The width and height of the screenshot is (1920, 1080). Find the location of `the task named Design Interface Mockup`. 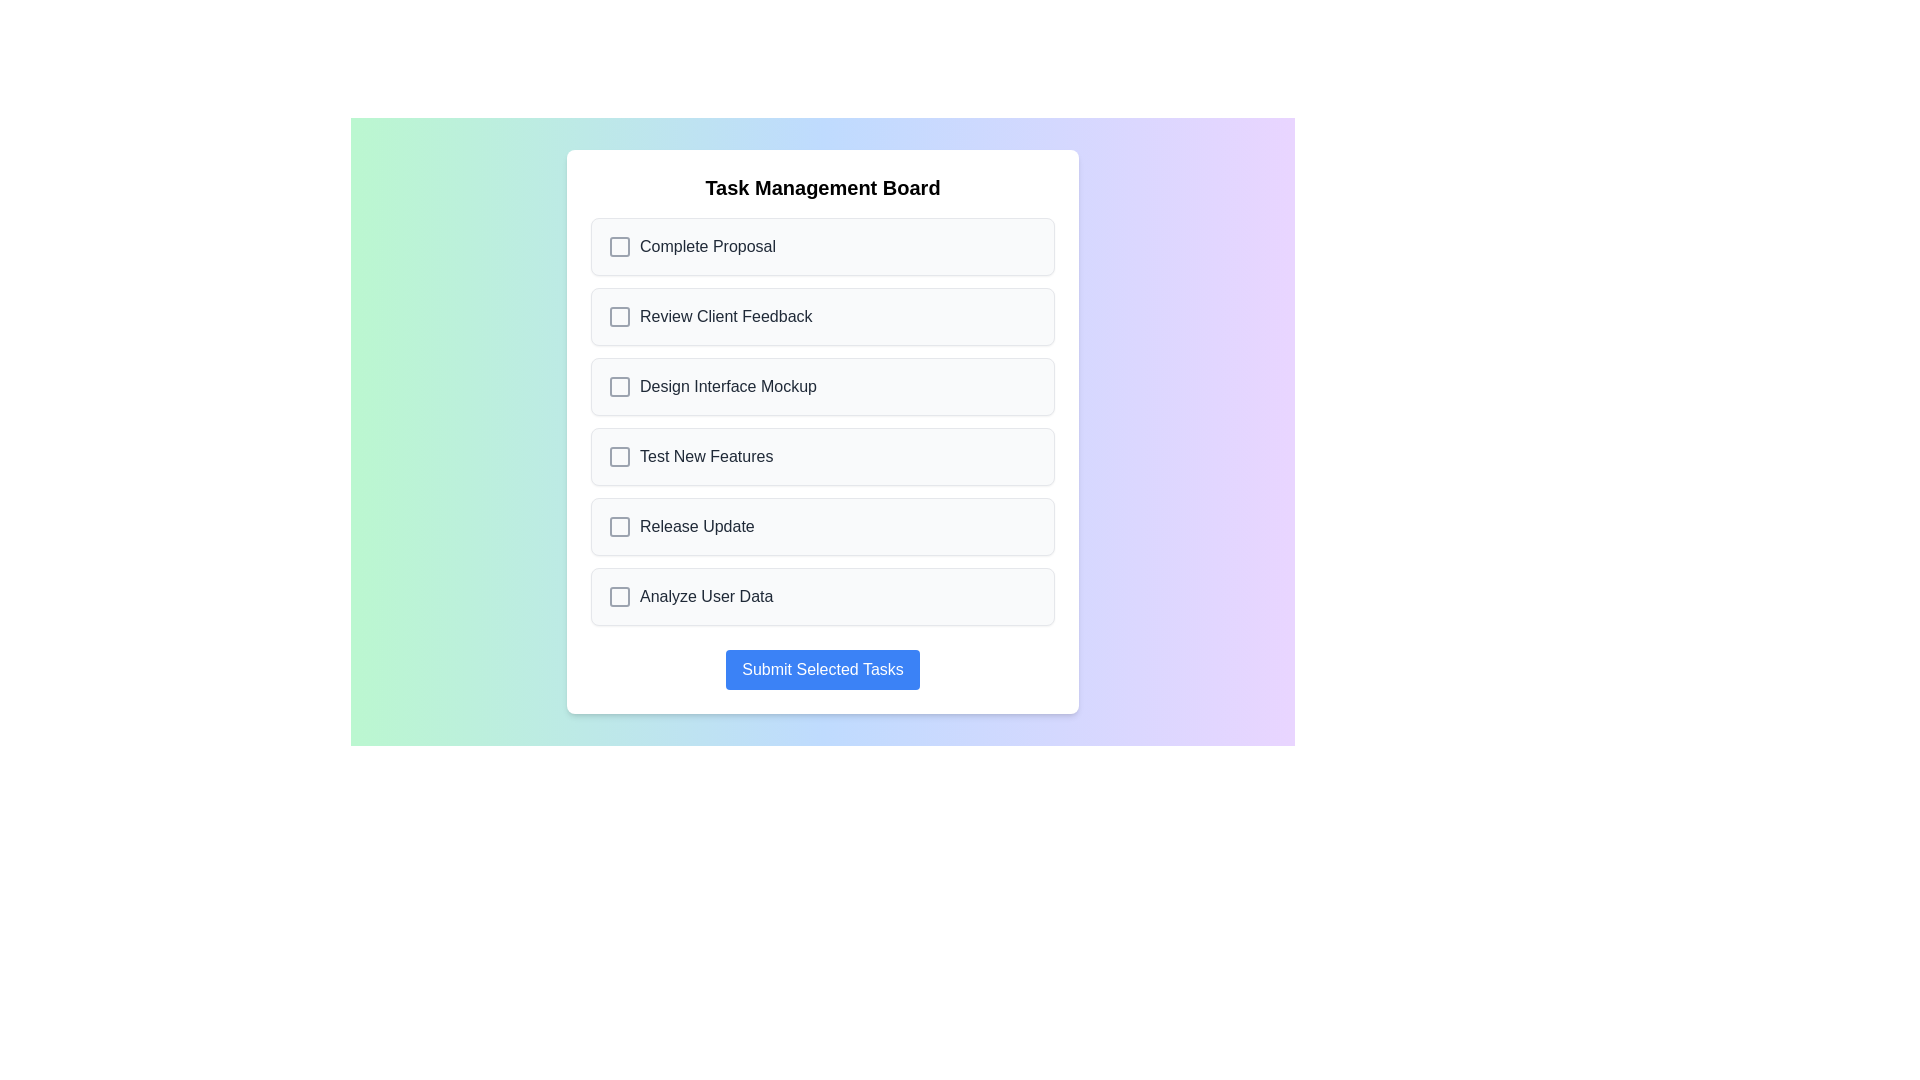

the task named Design Interface Mockup is located at coordinates (822, 386).